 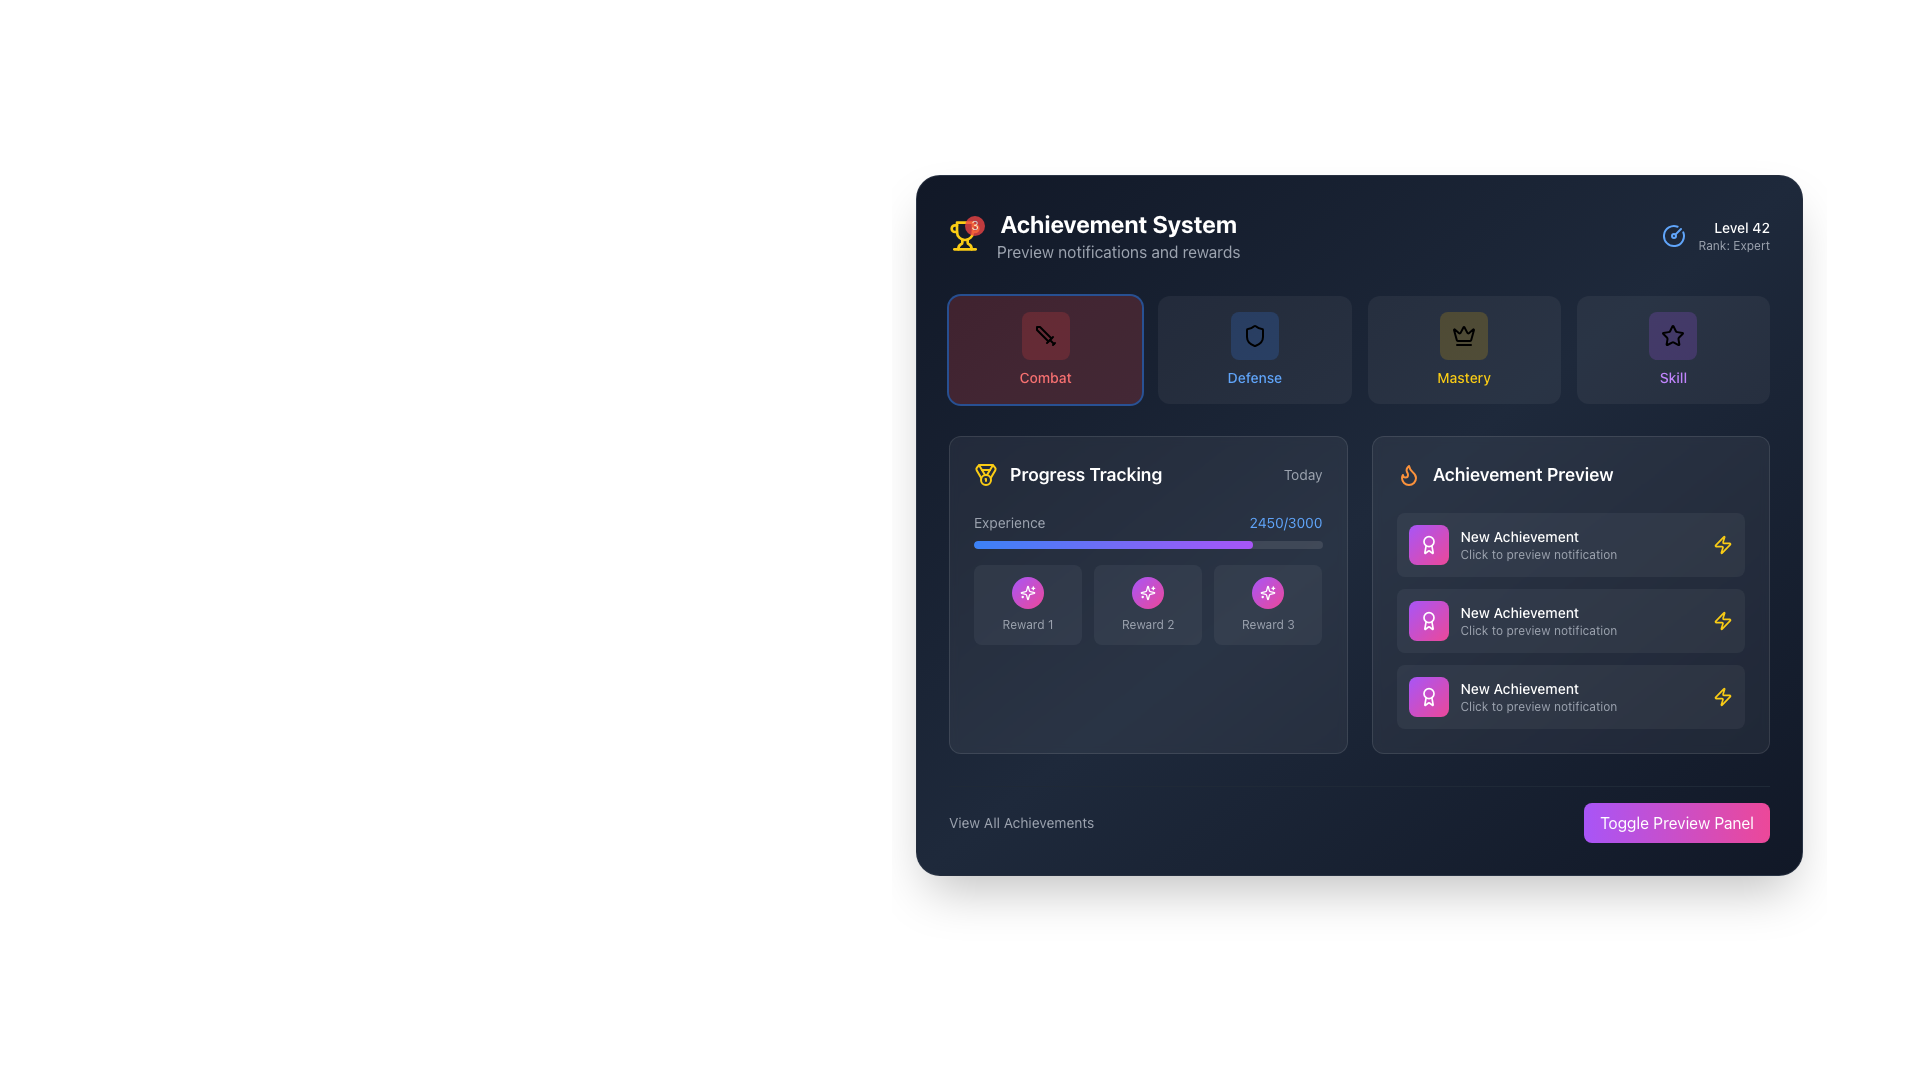 I want to click on the Vector Graphic Component that contributes to the visualization of an icon within the 'Combat' feature interface, so click(x=1042, y=333).